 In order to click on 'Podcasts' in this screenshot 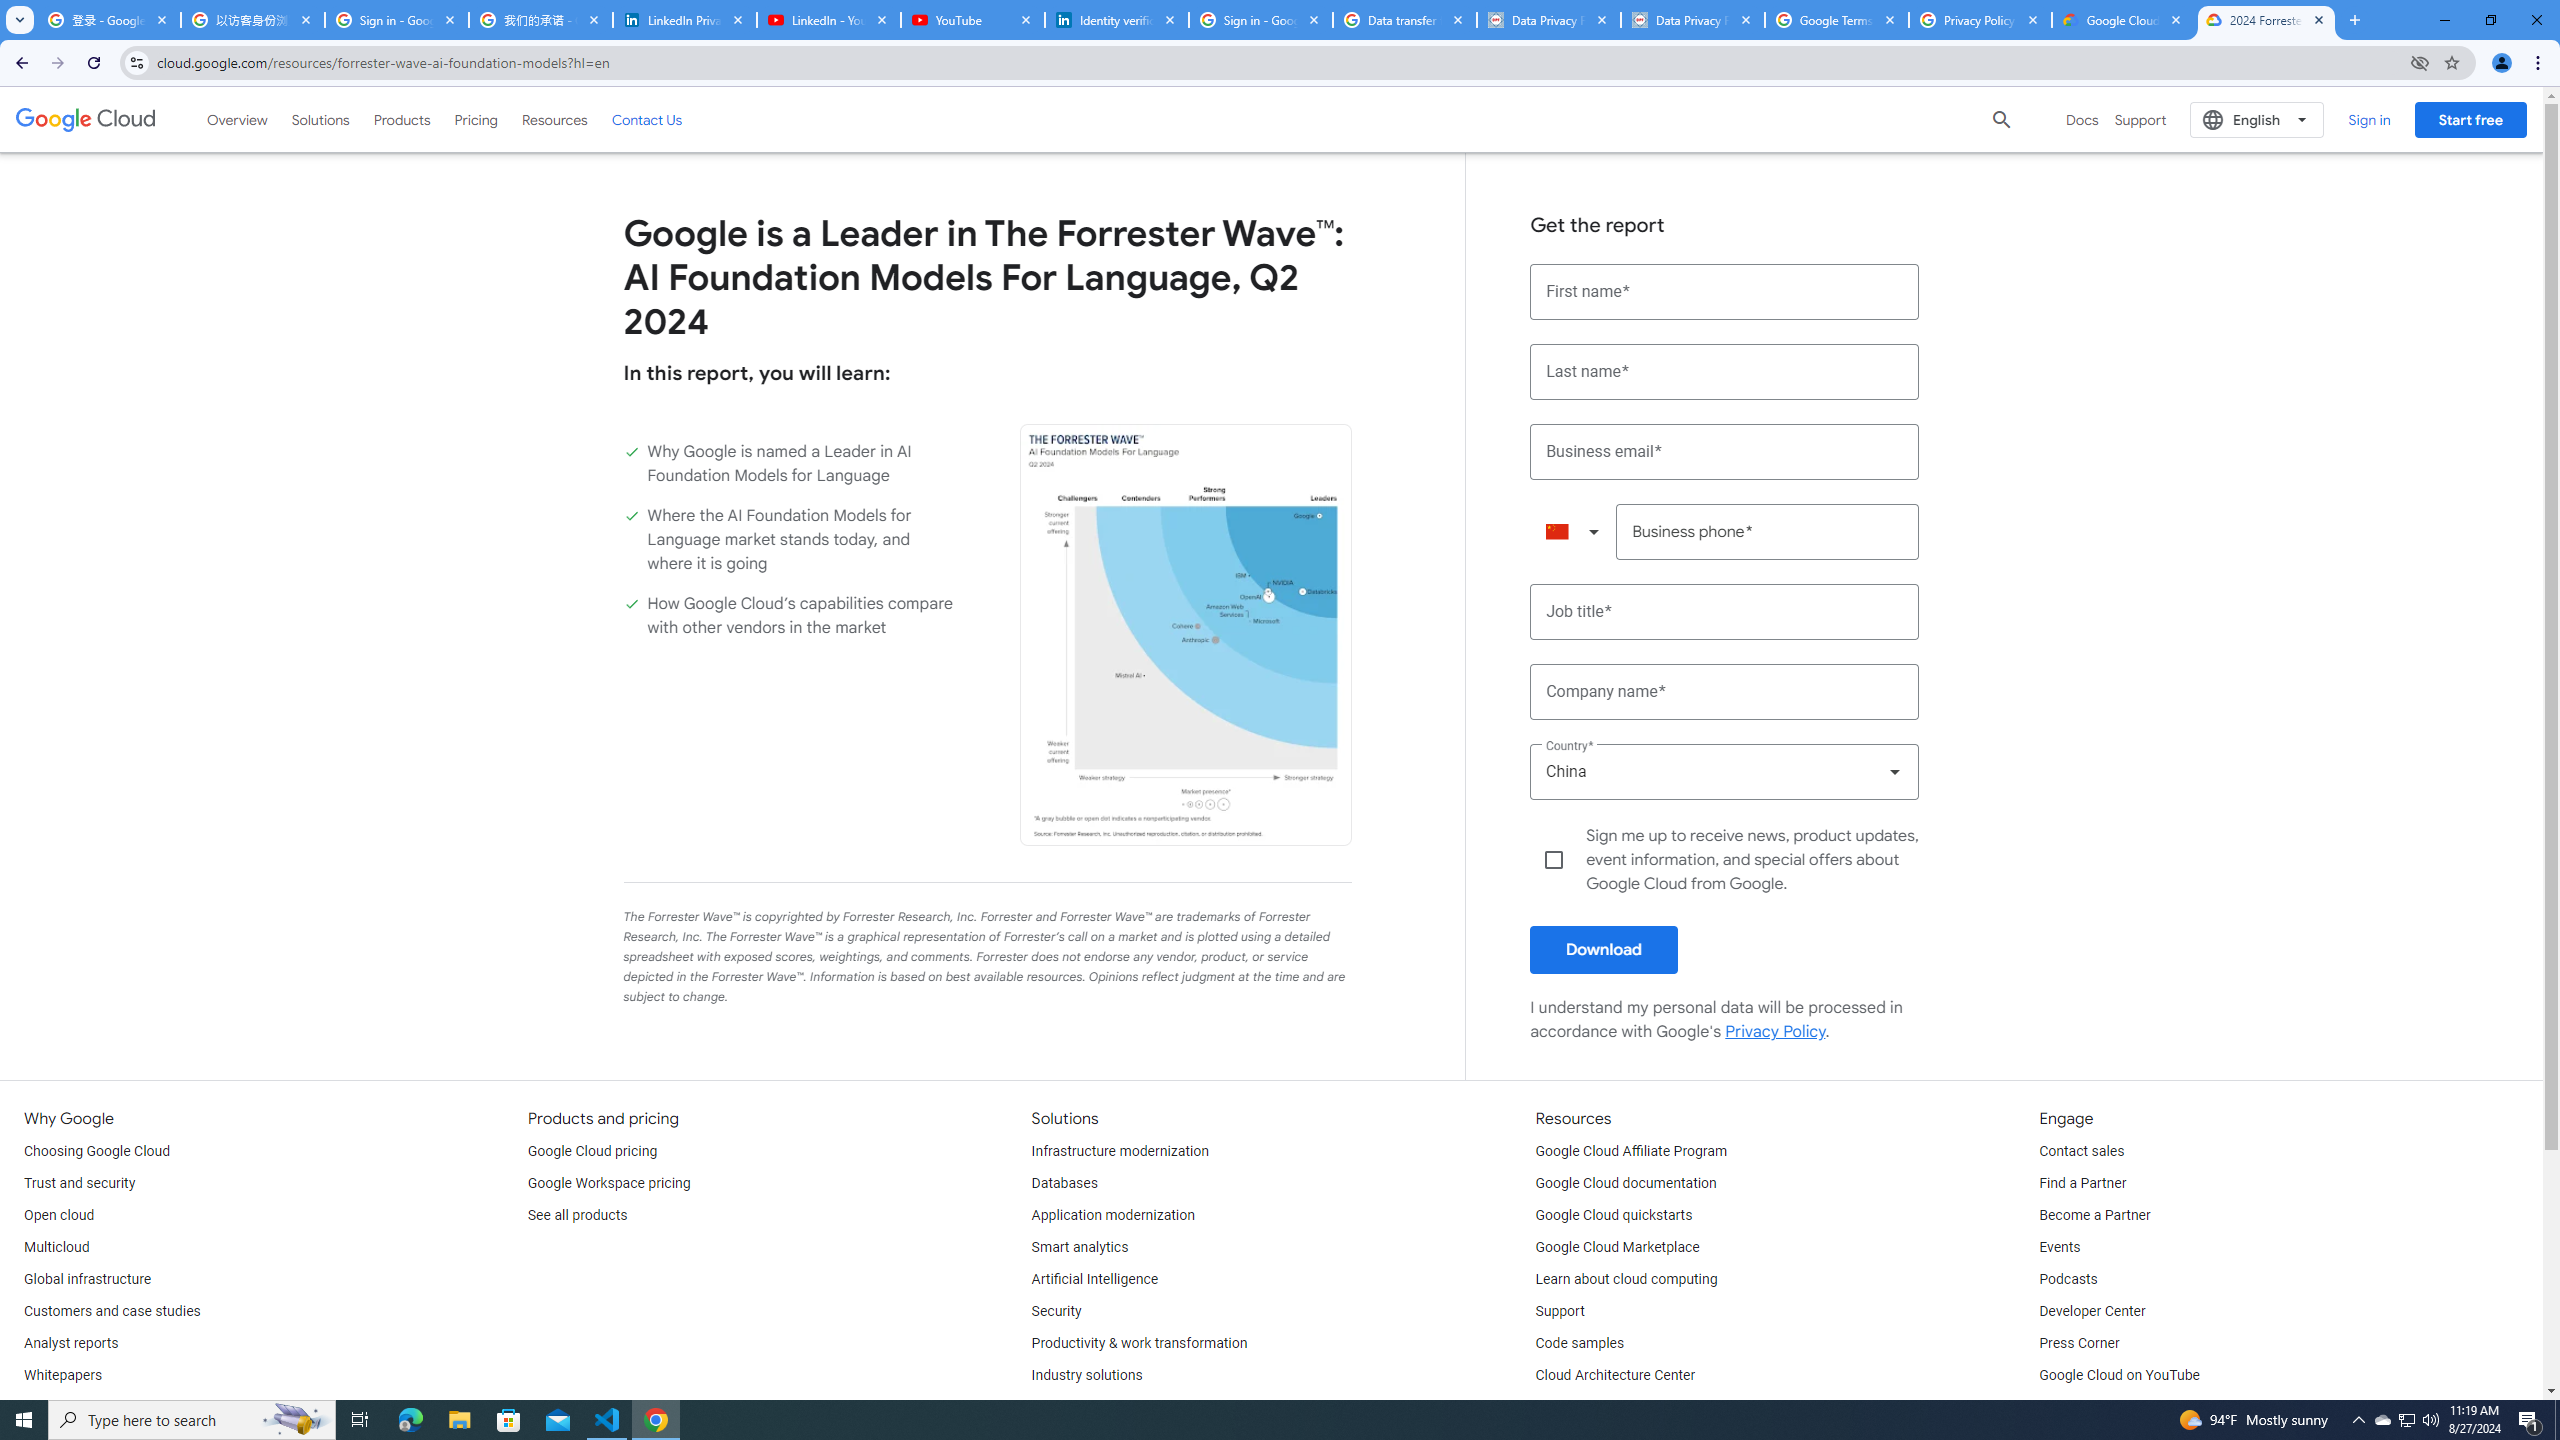, I will do `click(2067, 1279)`.